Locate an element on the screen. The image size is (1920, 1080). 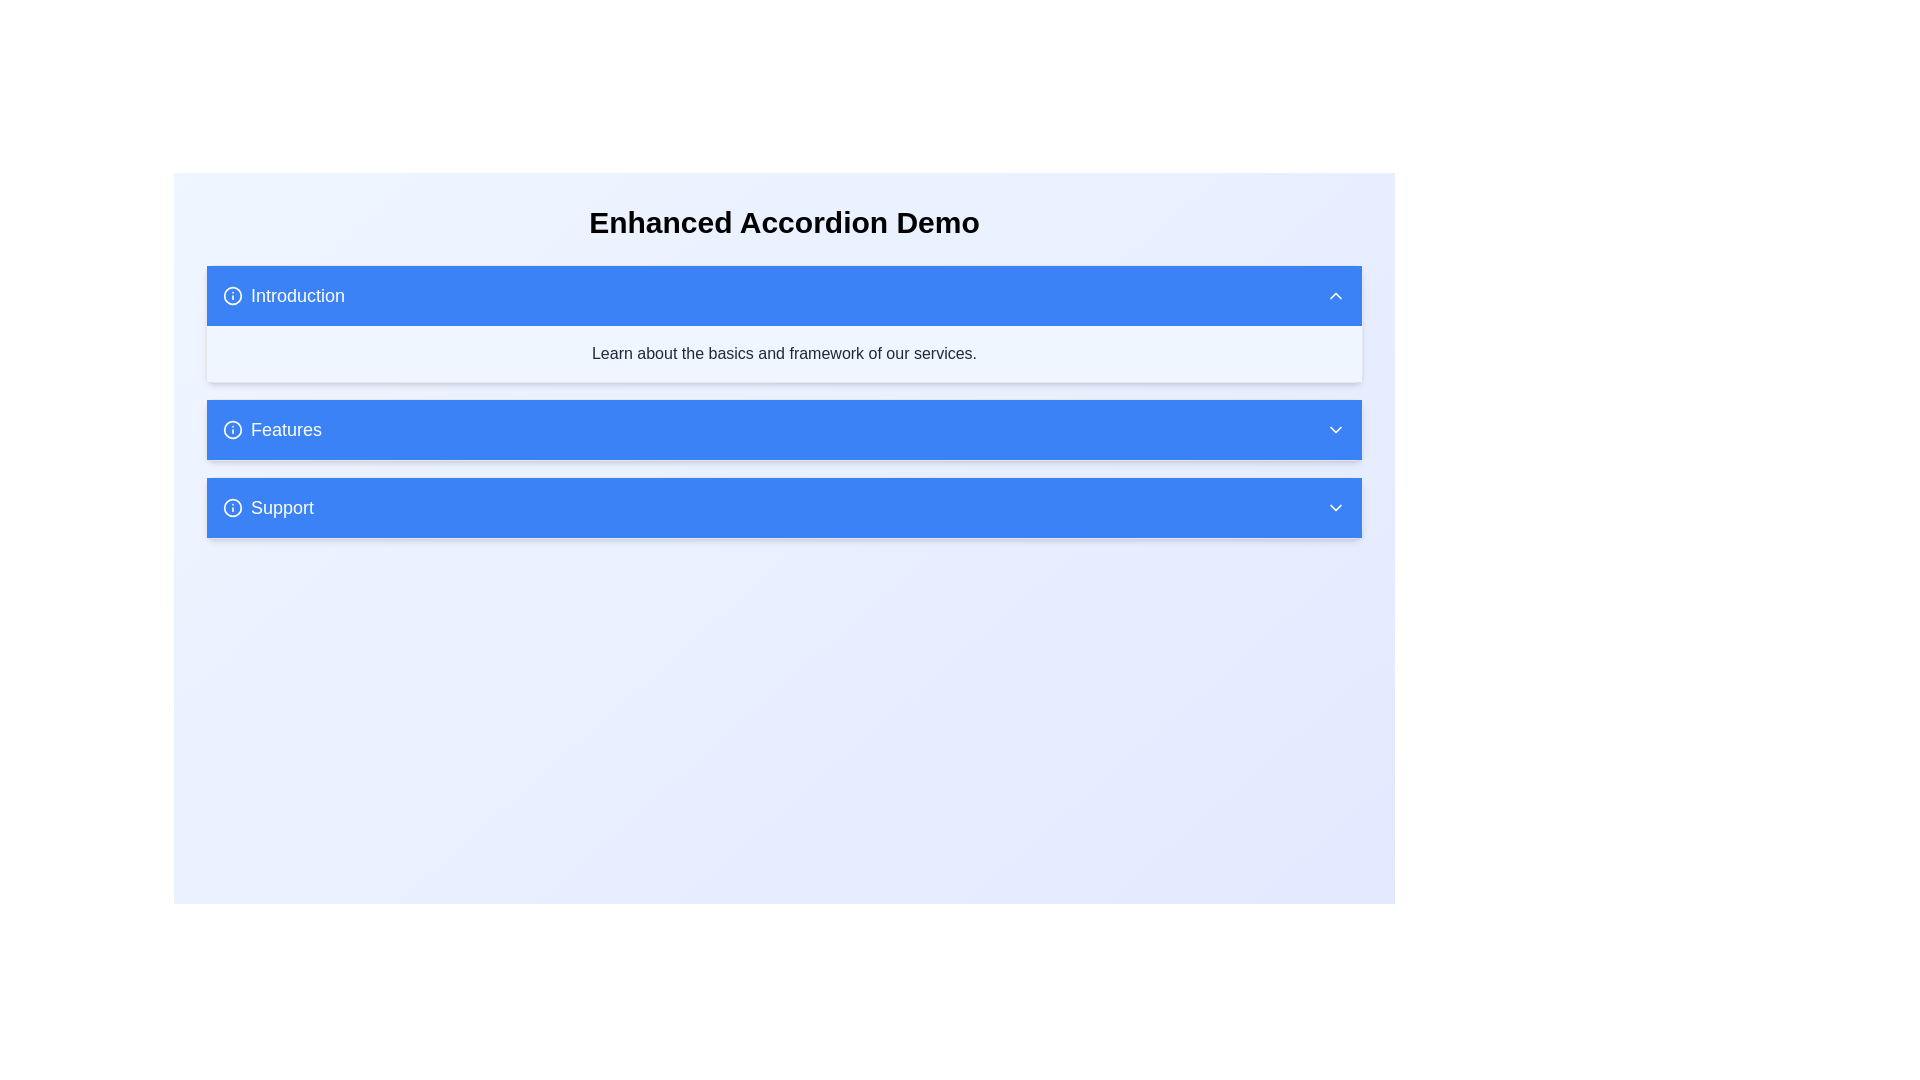
the 'Support' text label in the third section of the vertically stacked menu is located at coordinates (281, 507).